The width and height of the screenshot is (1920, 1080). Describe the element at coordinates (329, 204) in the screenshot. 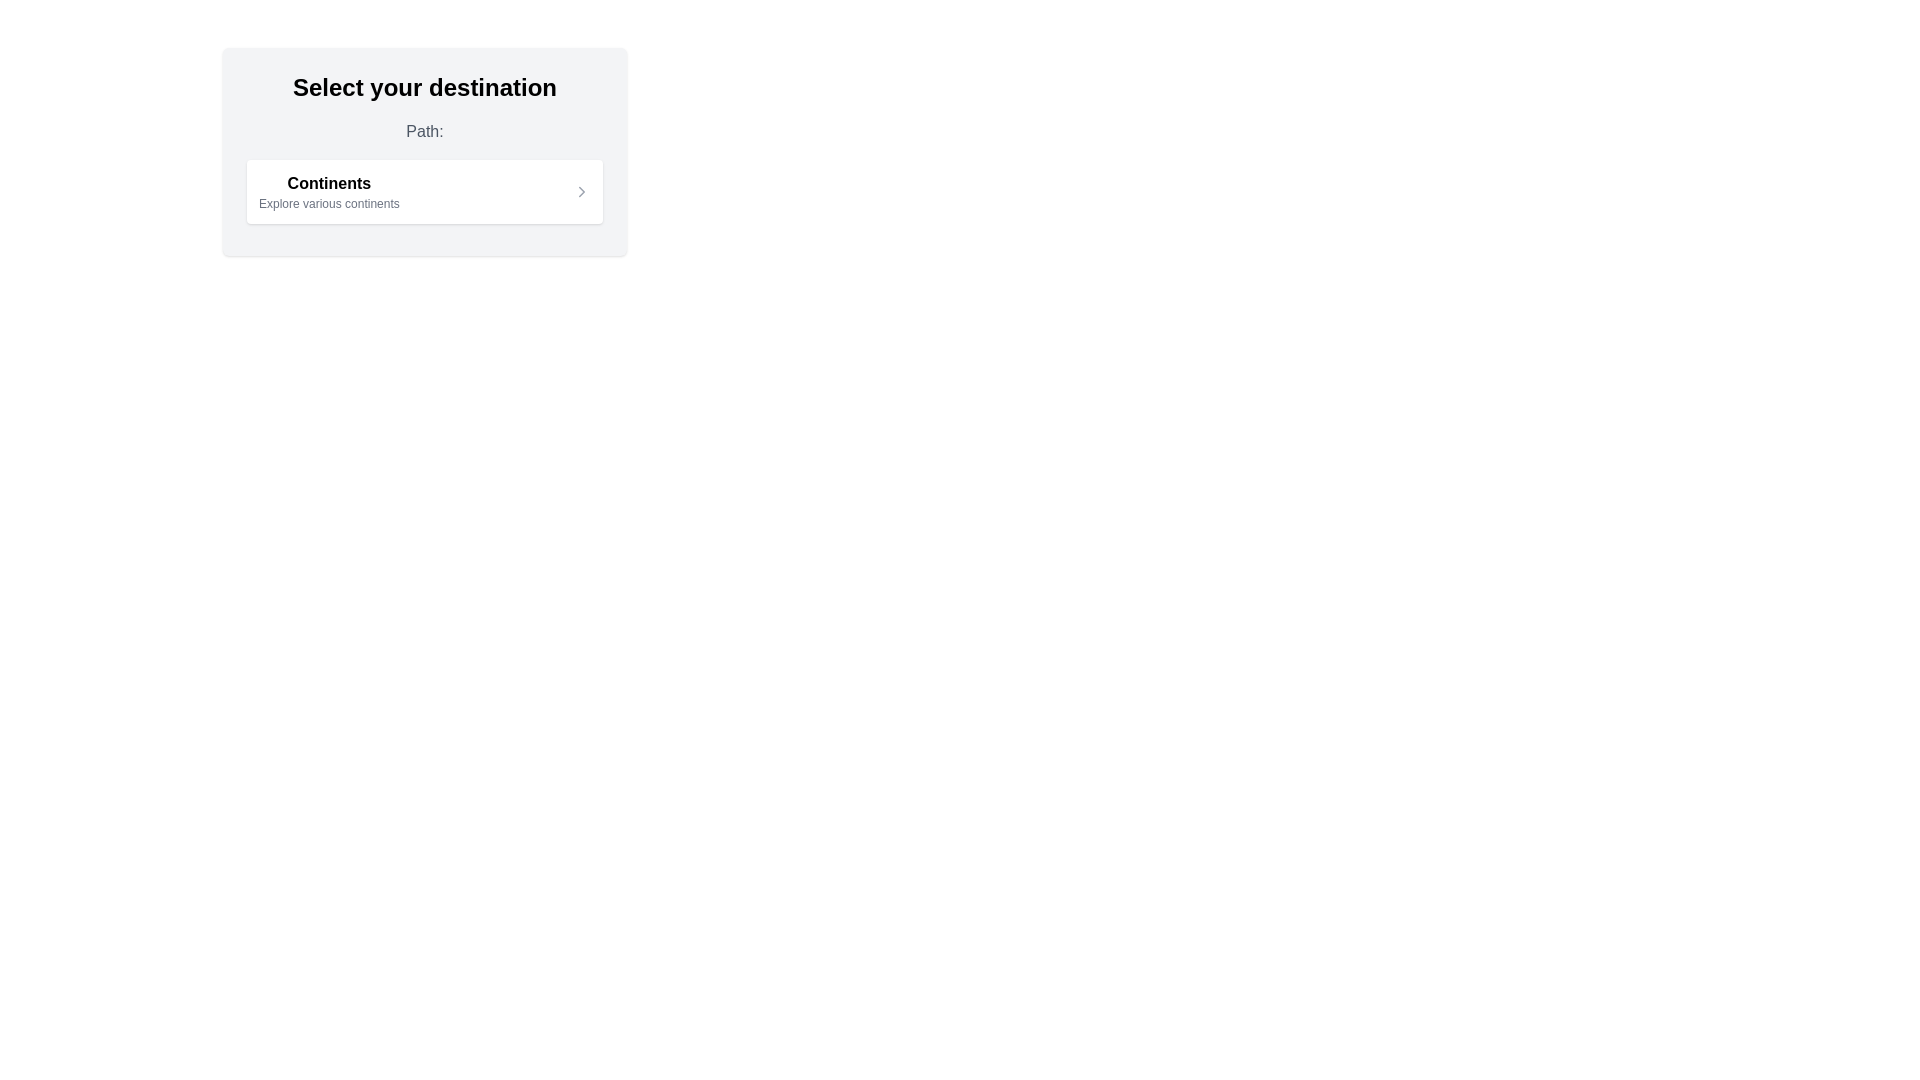

I see `the descriptive text element located below the 'Continents' title in the white rectangular card that provides additional information about the 'Continents' section` at that location.